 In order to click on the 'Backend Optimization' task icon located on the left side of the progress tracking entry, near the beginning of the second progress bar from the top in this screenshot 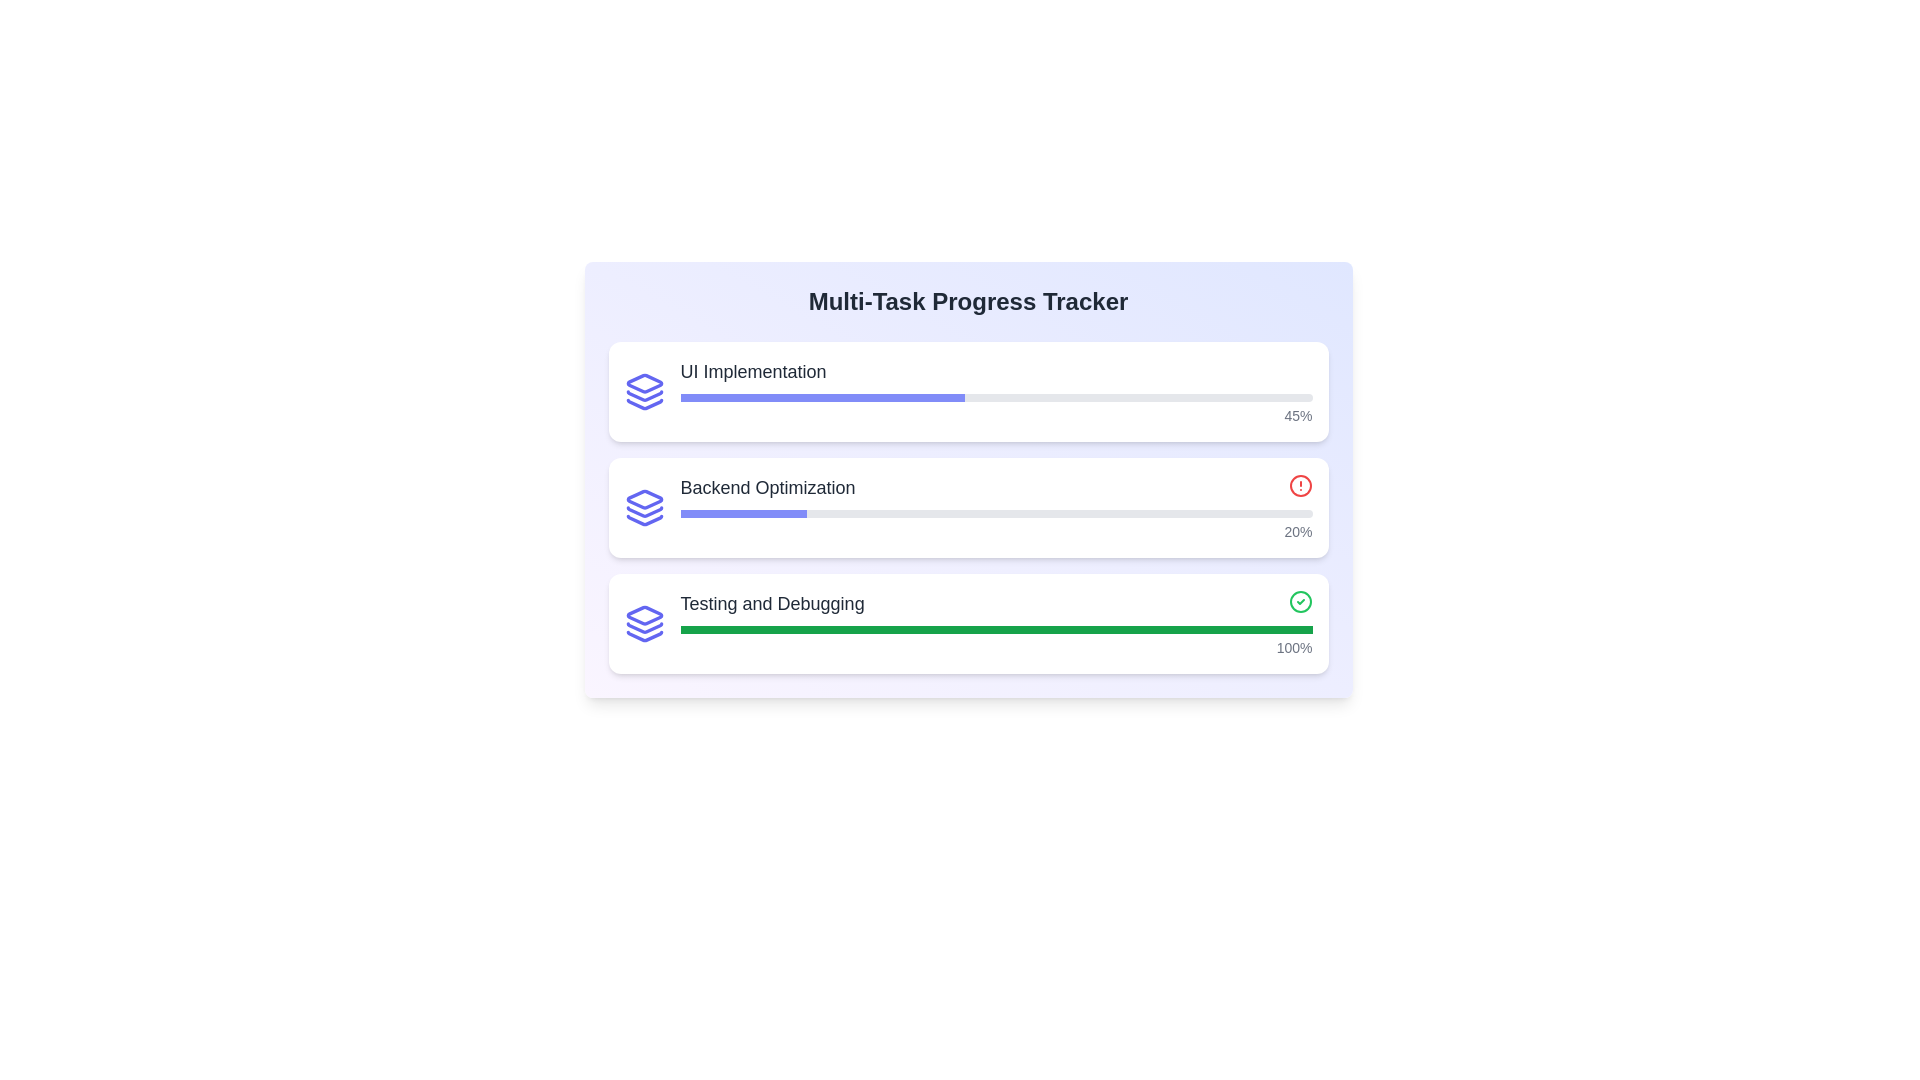, I will do `click(644, 507)`.